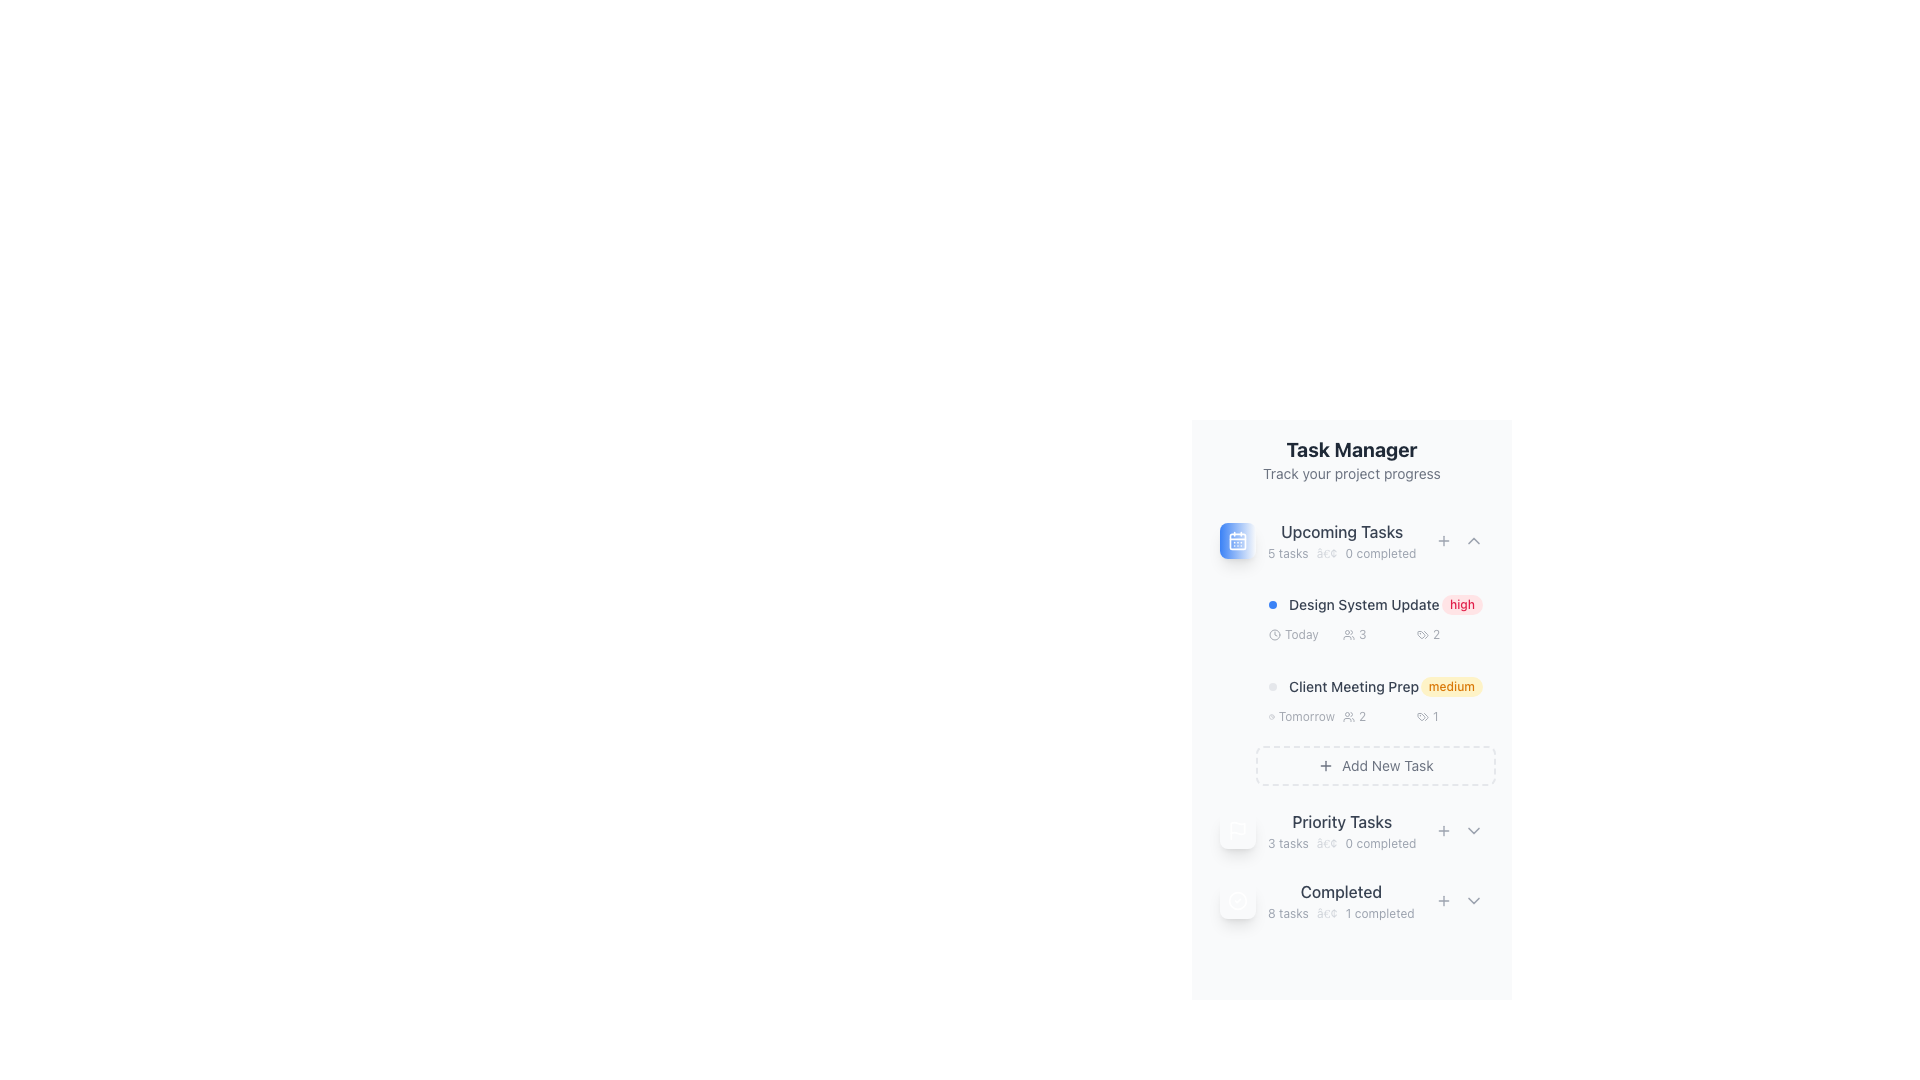  Describe the element at coordinates (1306, 716) in the screenshot. I see `the due date text label for the task 'Client Meeting Prep' in the 'Upcoming Tasks' section` at that location.